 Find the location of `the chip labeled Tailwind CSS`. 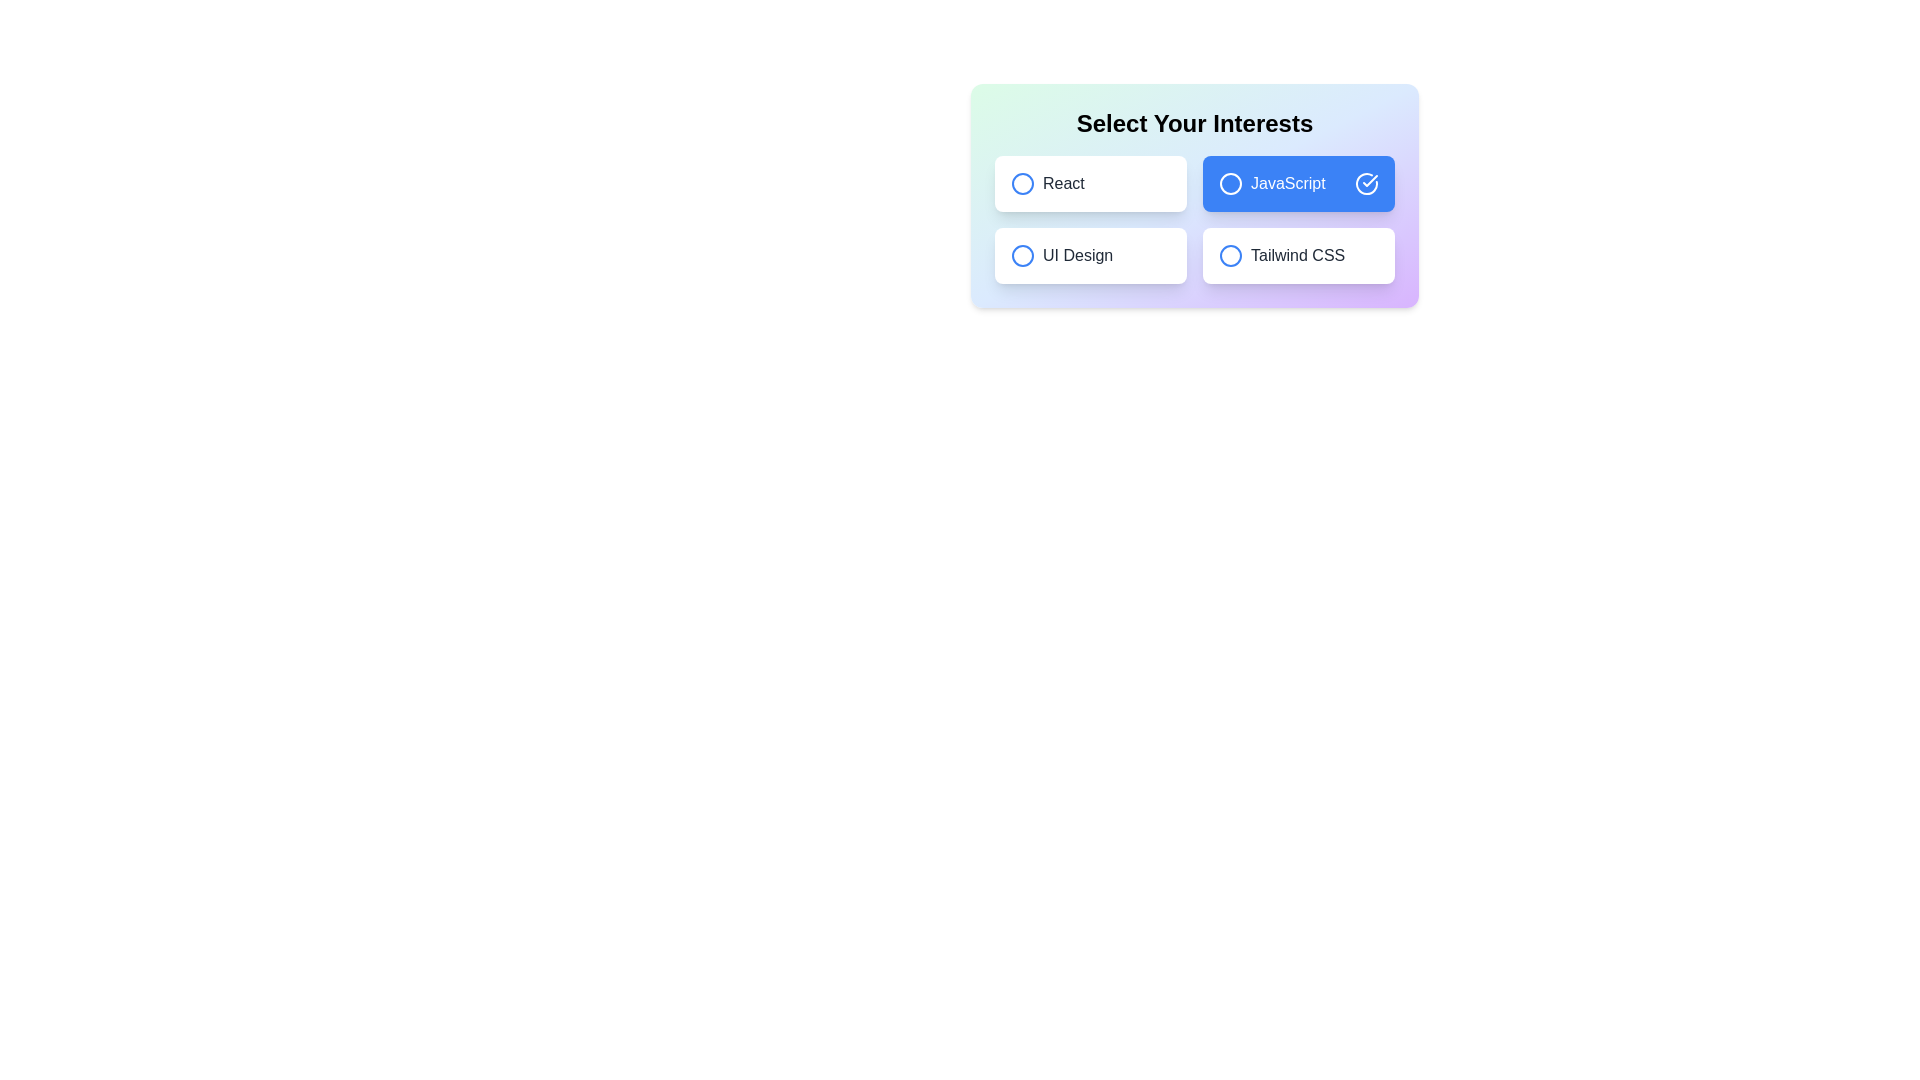

the chip labeled Tailwind CSS is located at coordinates (1299, 254).